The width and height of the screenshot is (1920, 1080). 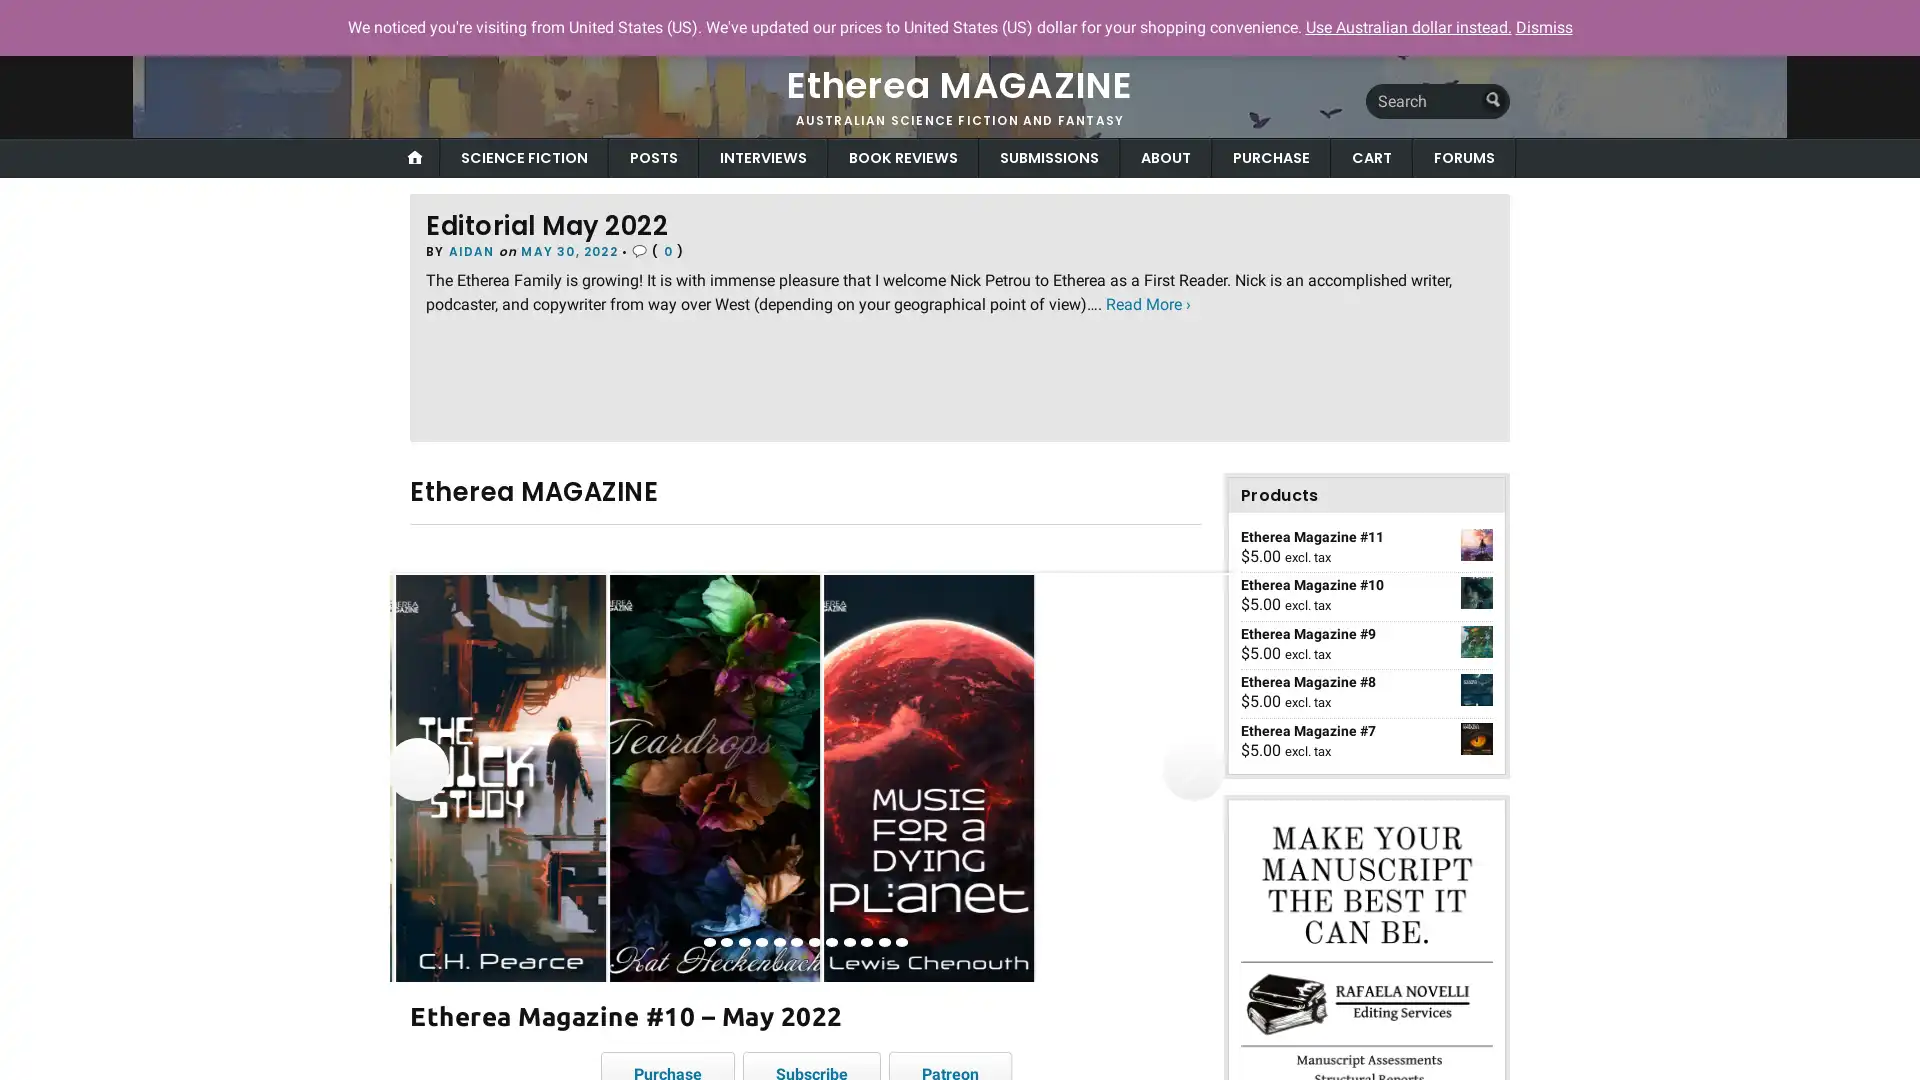 What do you see at coordinates (901, 941) in the screenshot?
I see `view image 12 of 12 in carousel` at bounding box center [901, 941].